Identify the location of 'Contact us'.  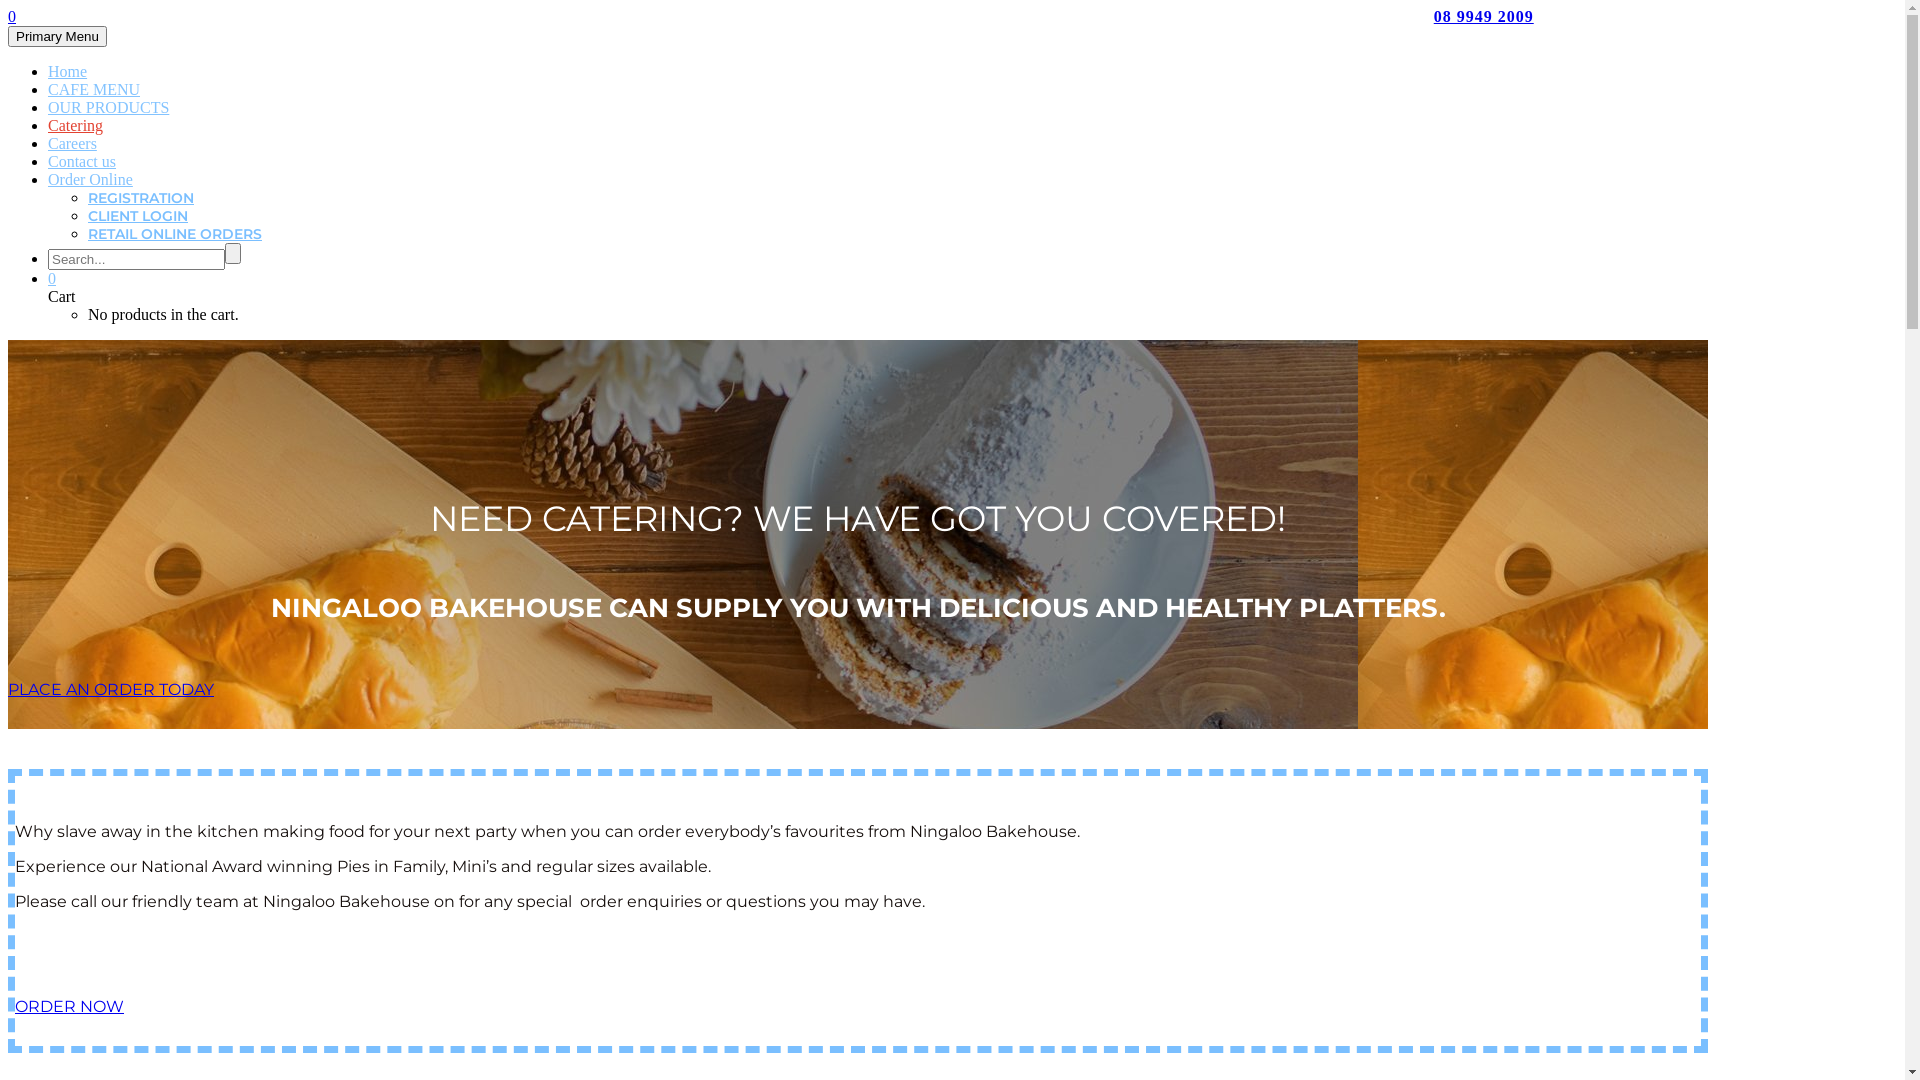
(80, 160).